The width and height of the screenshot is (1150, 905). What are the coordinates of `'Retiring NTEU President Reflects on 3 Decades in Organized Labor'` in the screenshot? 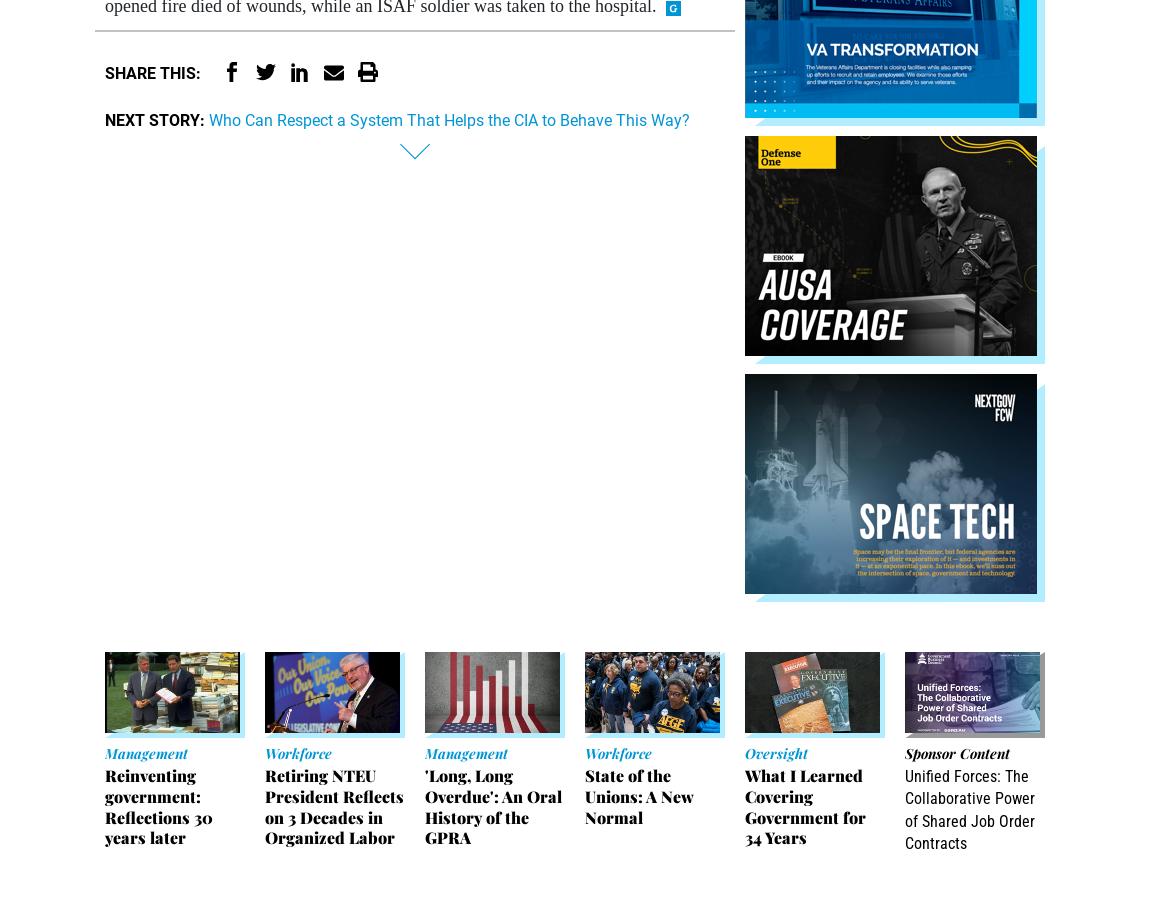 It's located at (333, 805).